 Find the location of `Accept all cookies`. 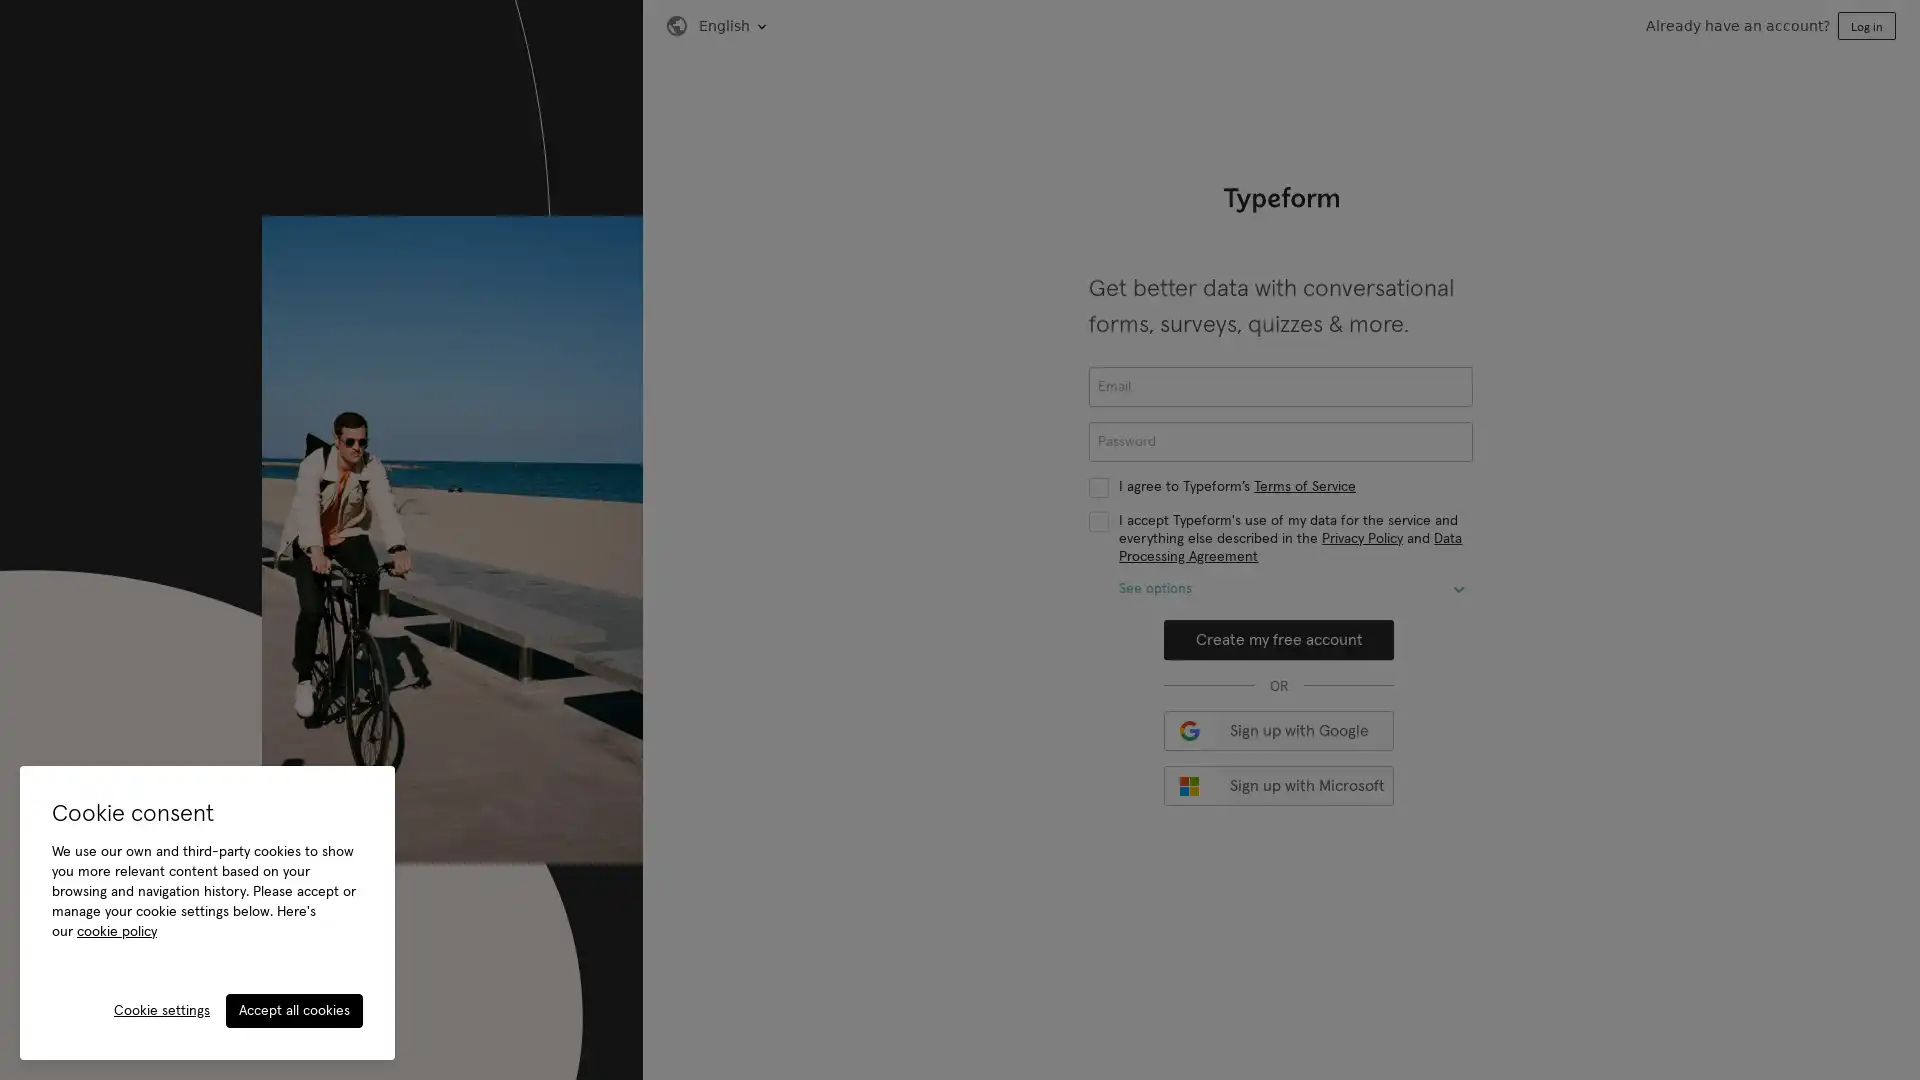

Accept all cookies is located at coordinates (293, 1010).